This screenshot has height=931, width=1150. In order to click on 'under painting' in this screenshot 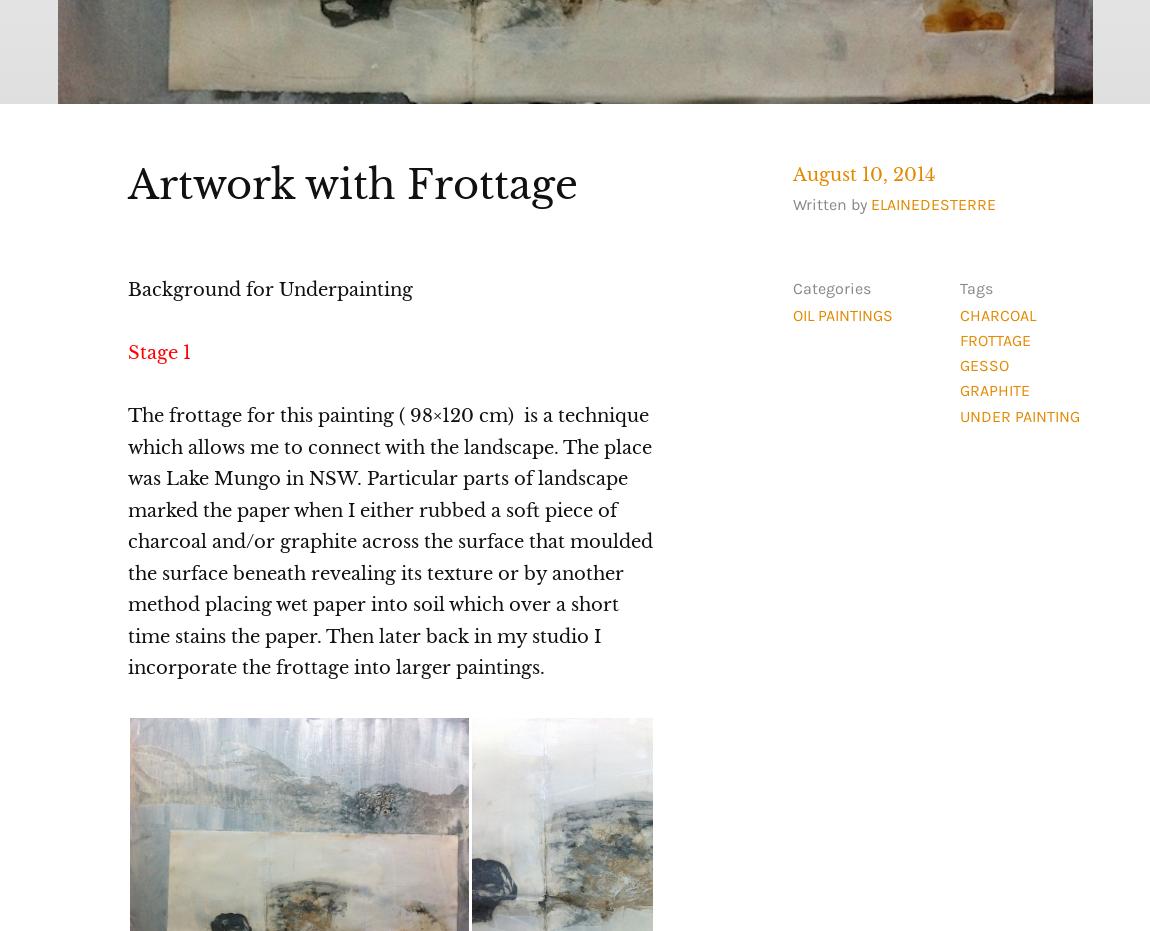, I will do `click(1019, 414)`.